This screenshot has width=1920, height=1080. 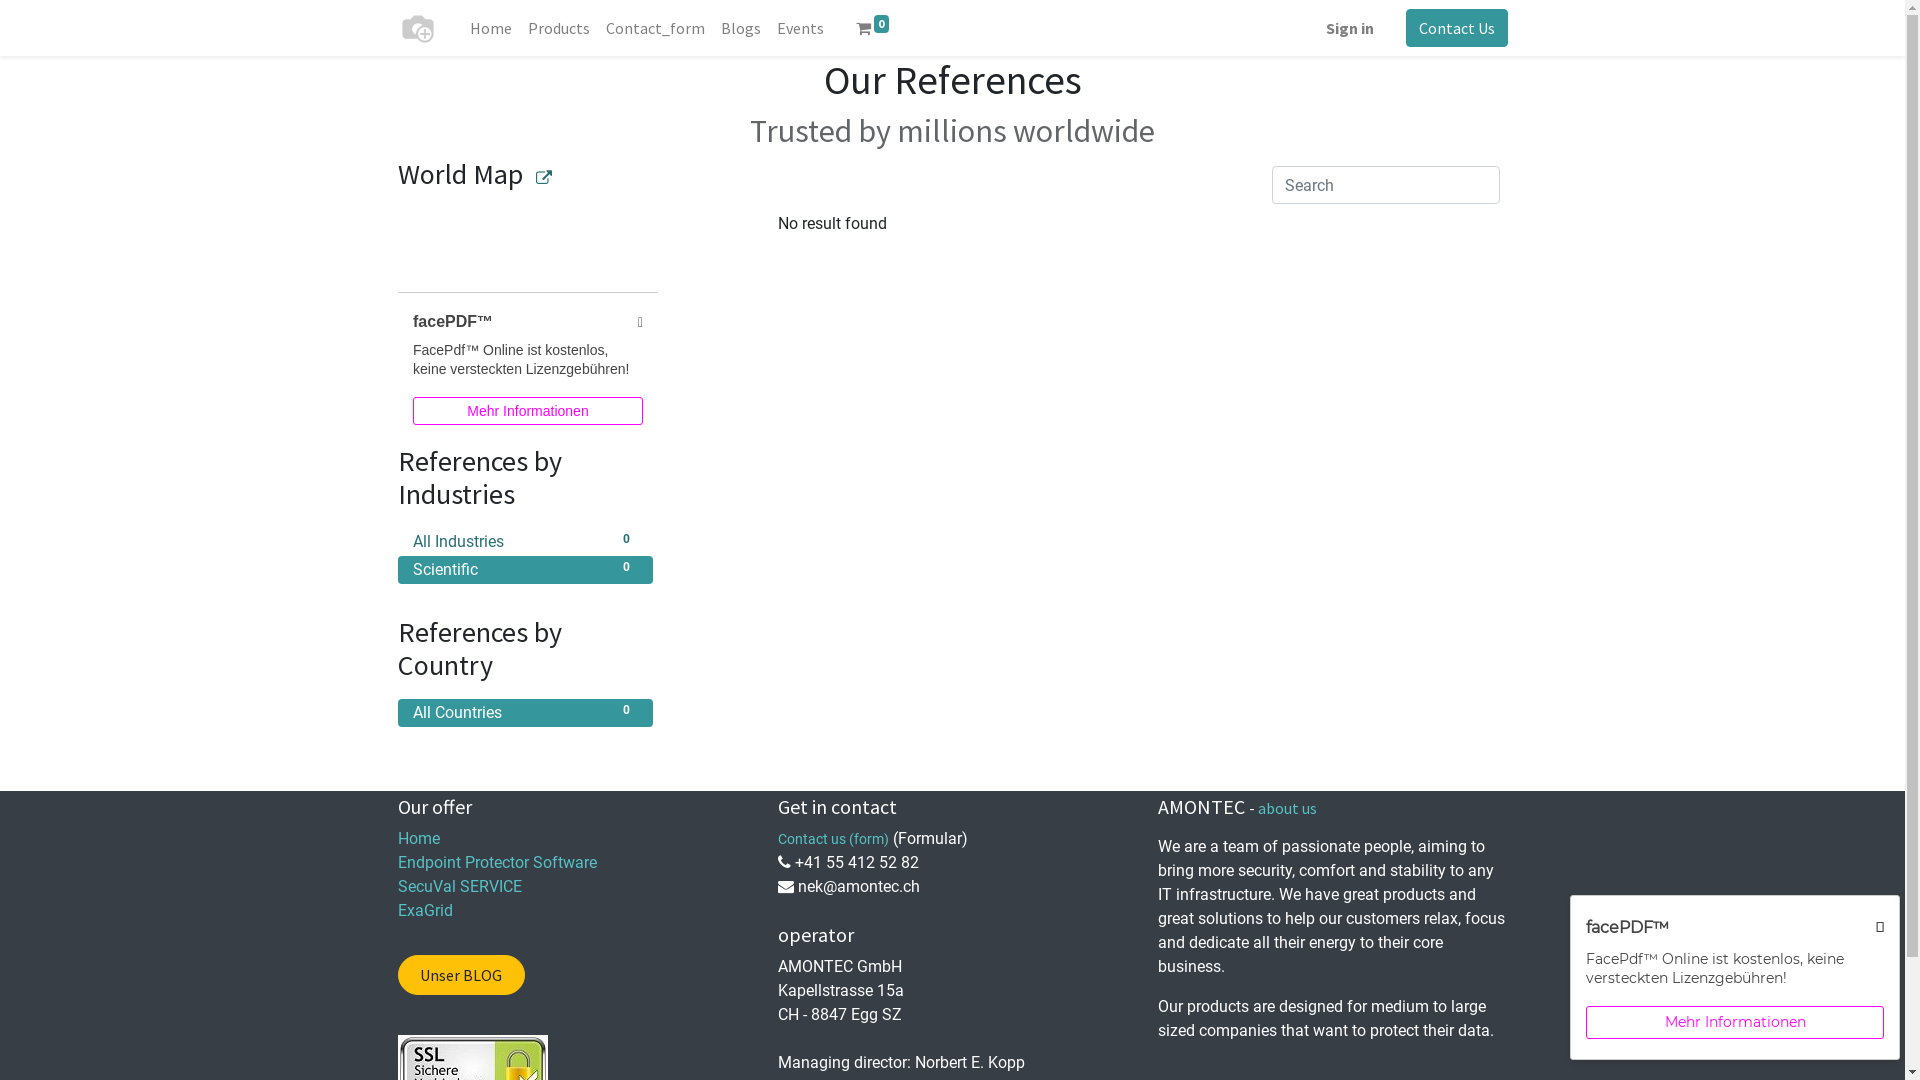 I want to click on 'External link', so click(x=536, y=176).